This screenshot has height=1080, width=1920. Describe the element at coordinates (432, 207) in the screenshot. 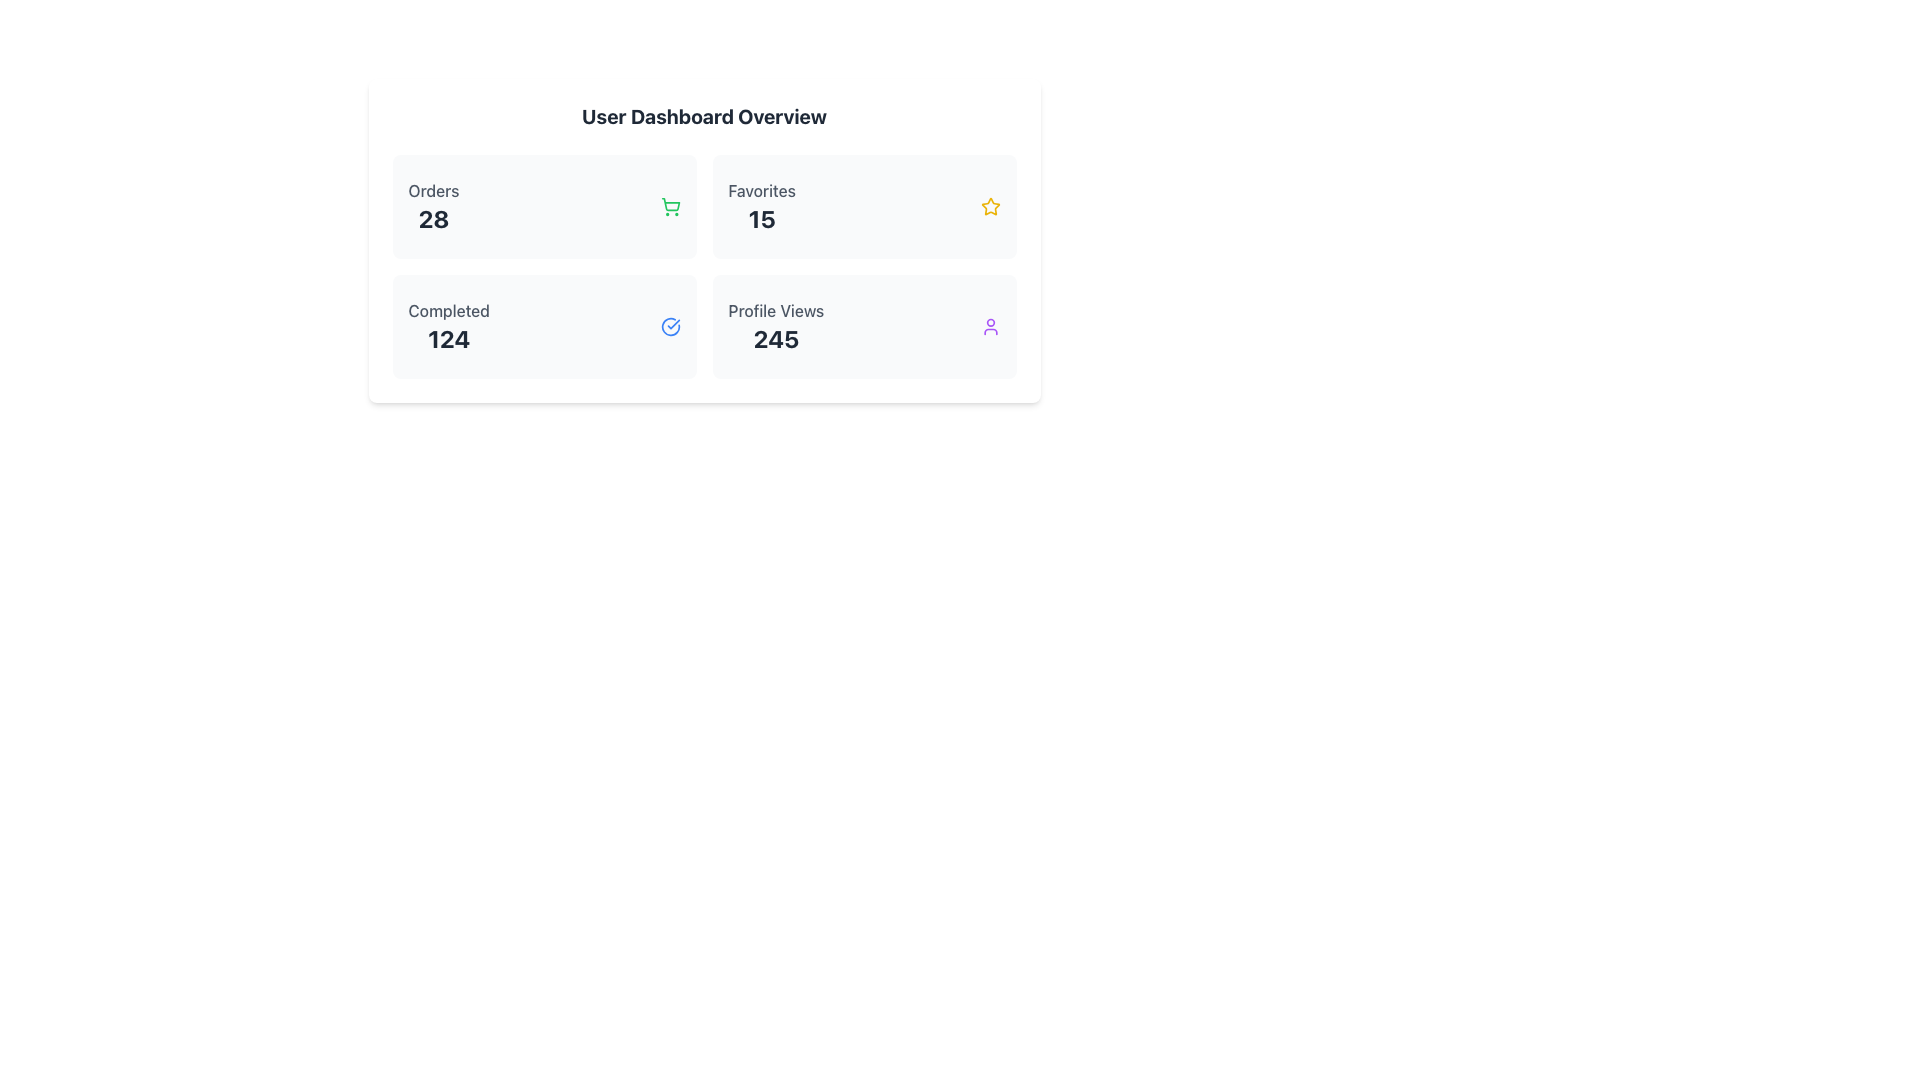

I see `the Statistical summary display component that shows the number of 'Orders' as '28', located in the top-left section of the card on the dashboard` at that location.